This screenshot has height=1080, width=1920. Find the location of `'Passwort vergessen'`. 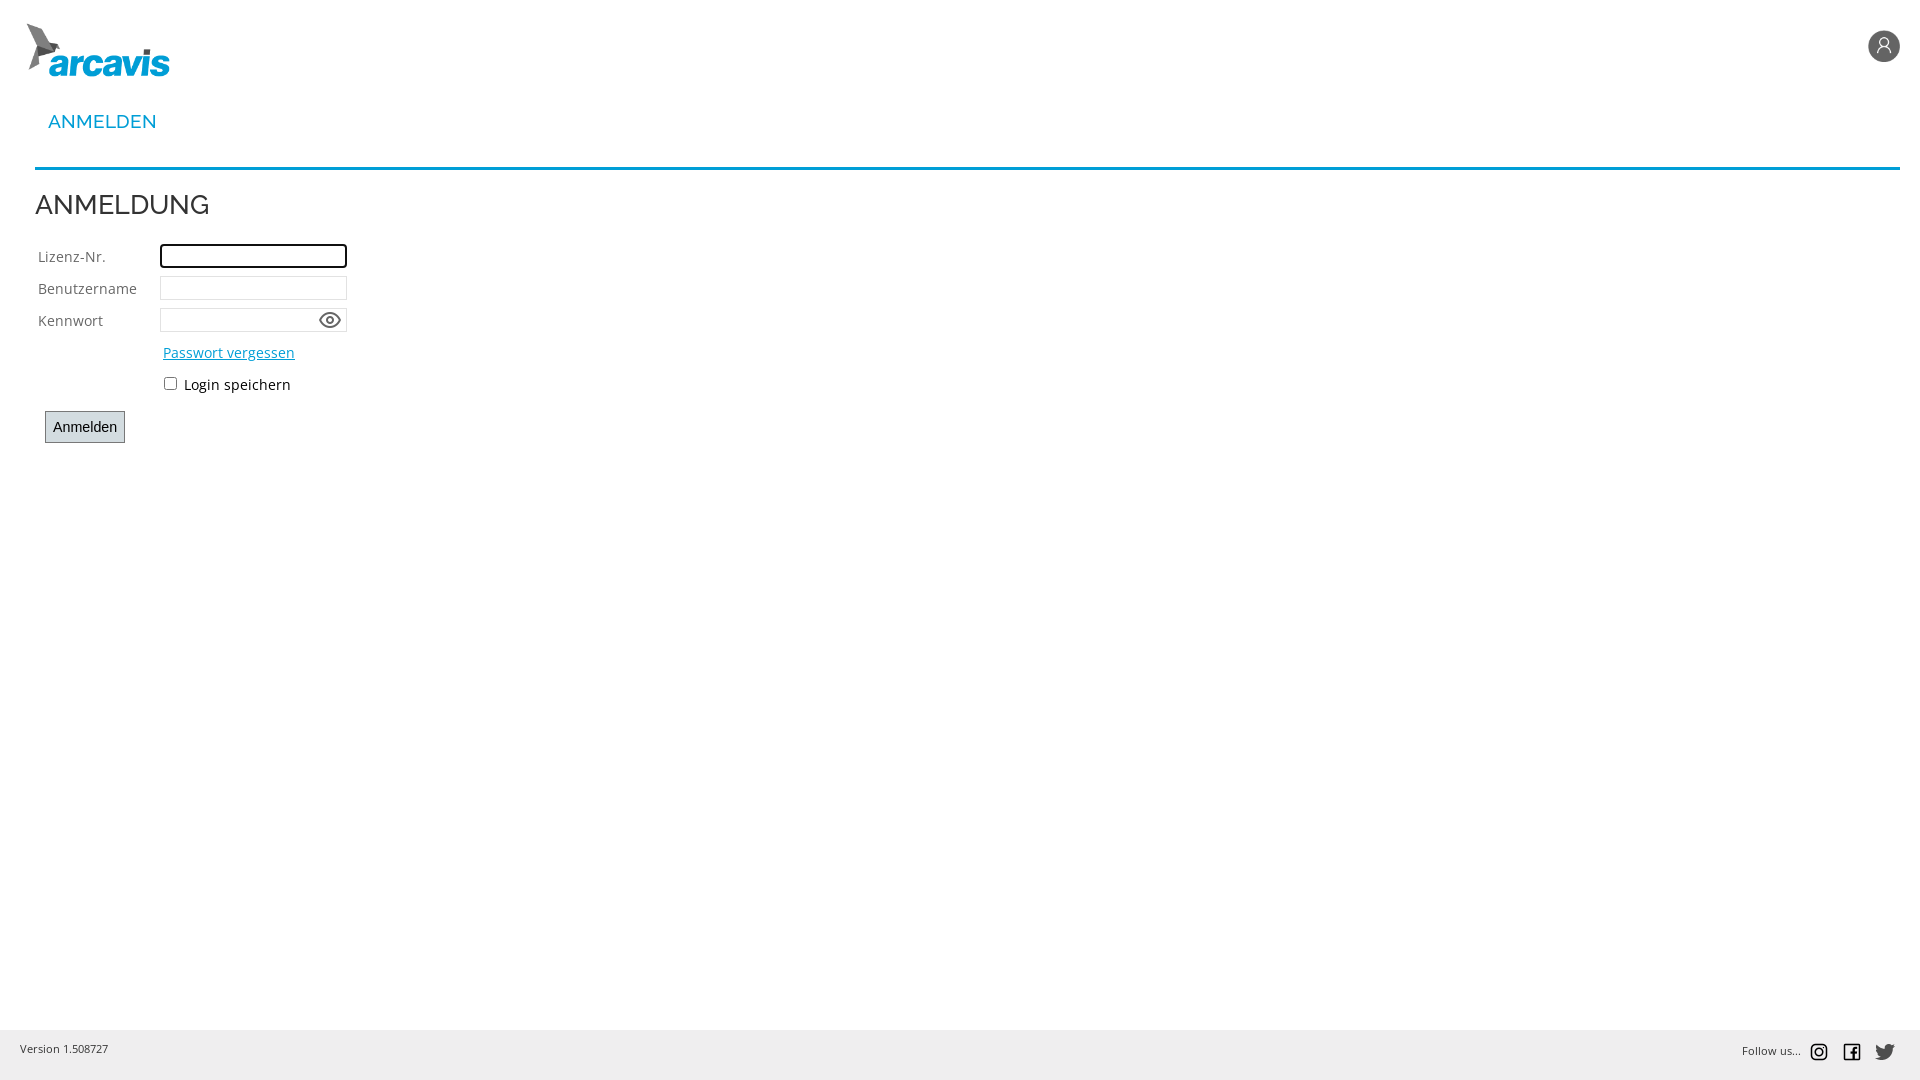

'Passwort vergessen' is located at coordinates (229, 351).